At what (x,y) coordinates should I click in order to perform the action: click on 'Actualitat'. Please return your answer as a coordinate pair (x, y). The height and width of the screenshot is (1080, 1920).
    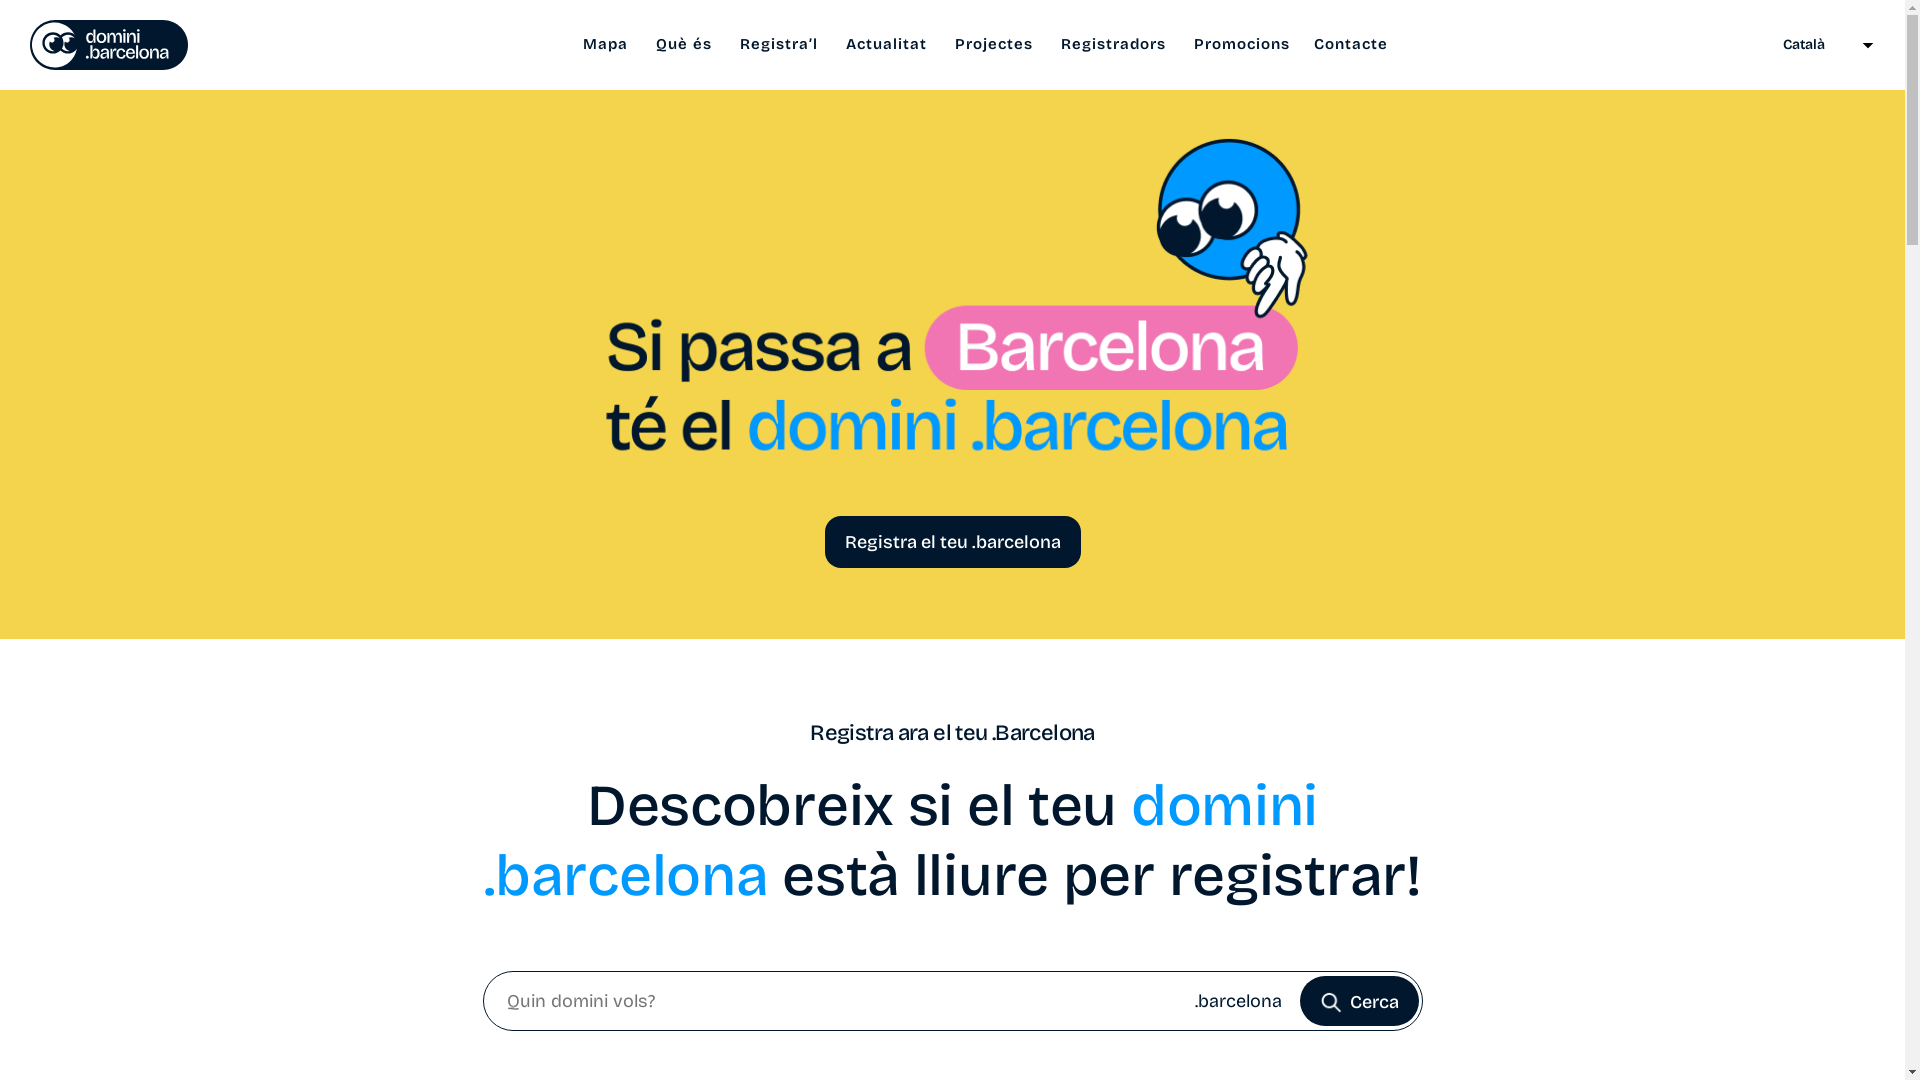
    Looking at the image, I should click on (834, 44).